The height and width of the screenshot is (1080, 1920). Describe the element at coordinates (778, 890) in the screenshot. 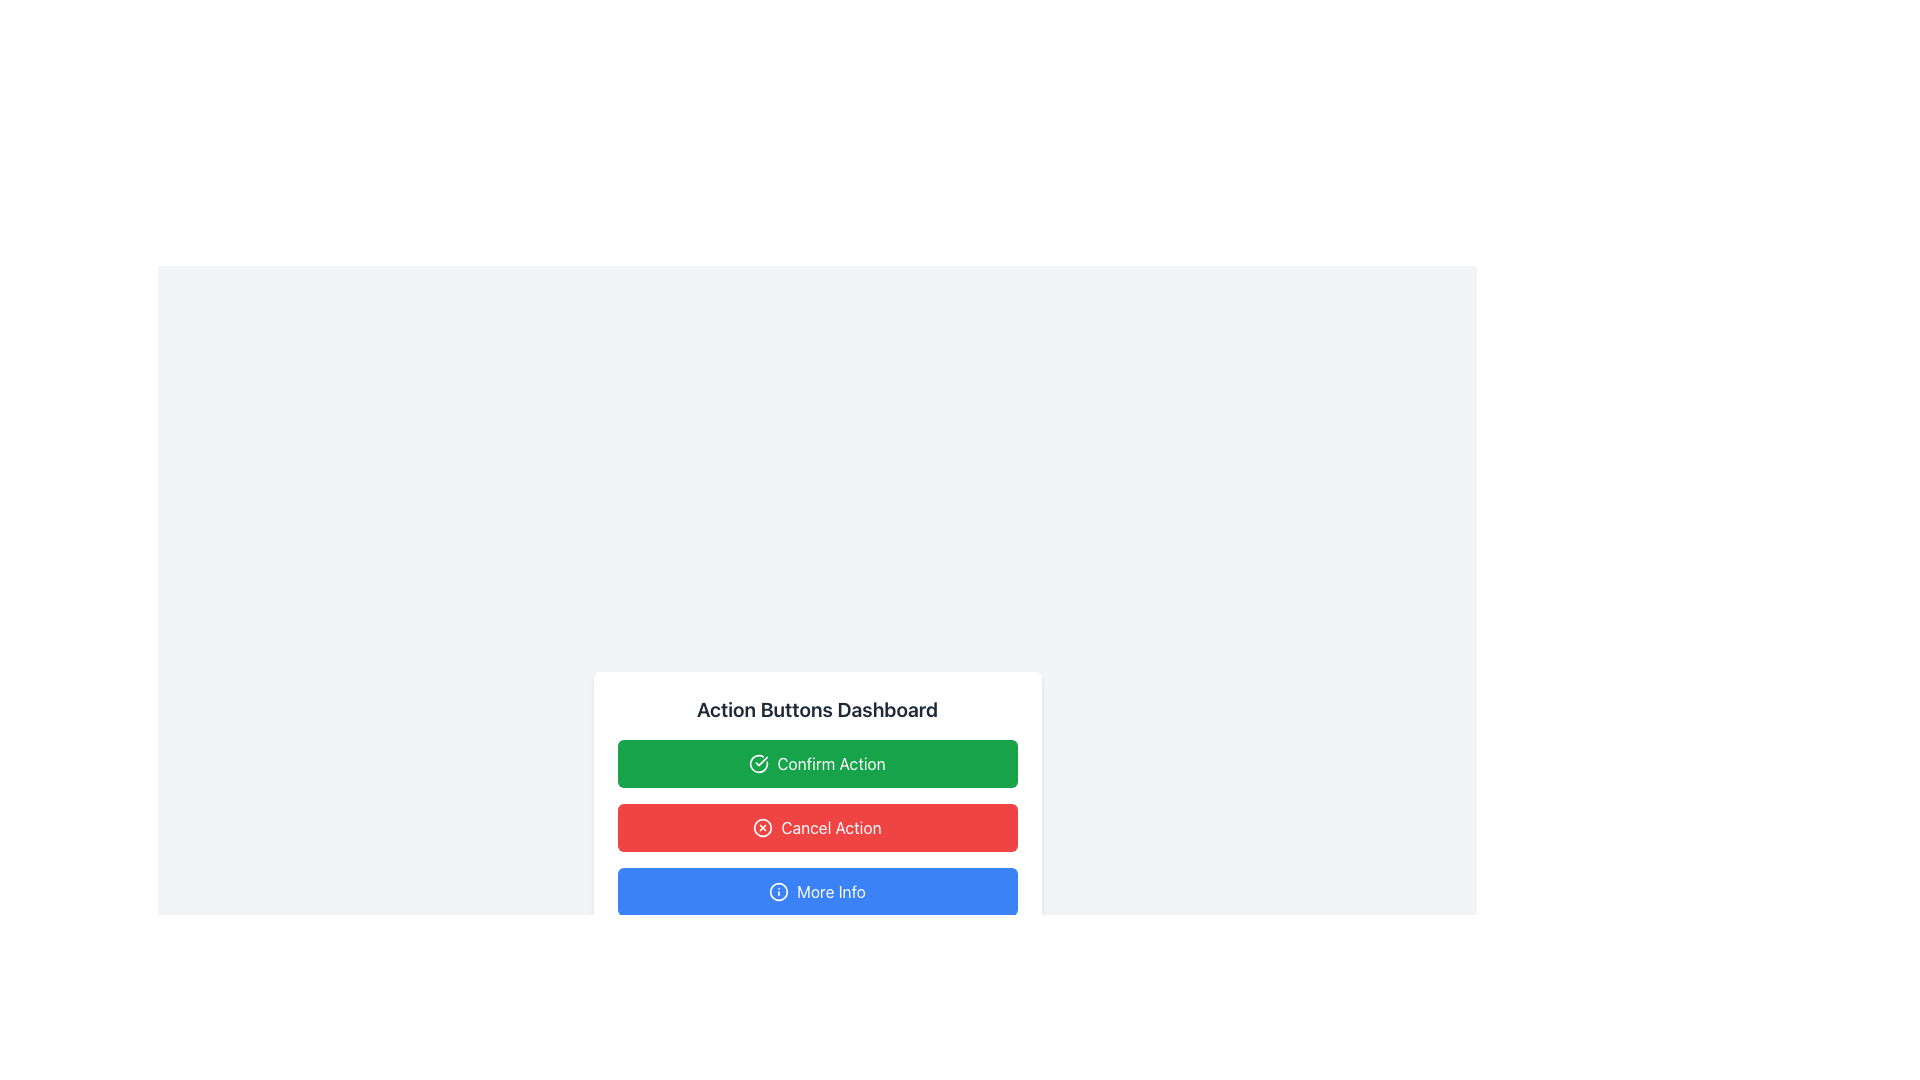

I see `the decorative or indicative icon representing the 'More Info' action, located to the left of the text 'More Info' within the blue button at the bottom of the interface card` at that location.